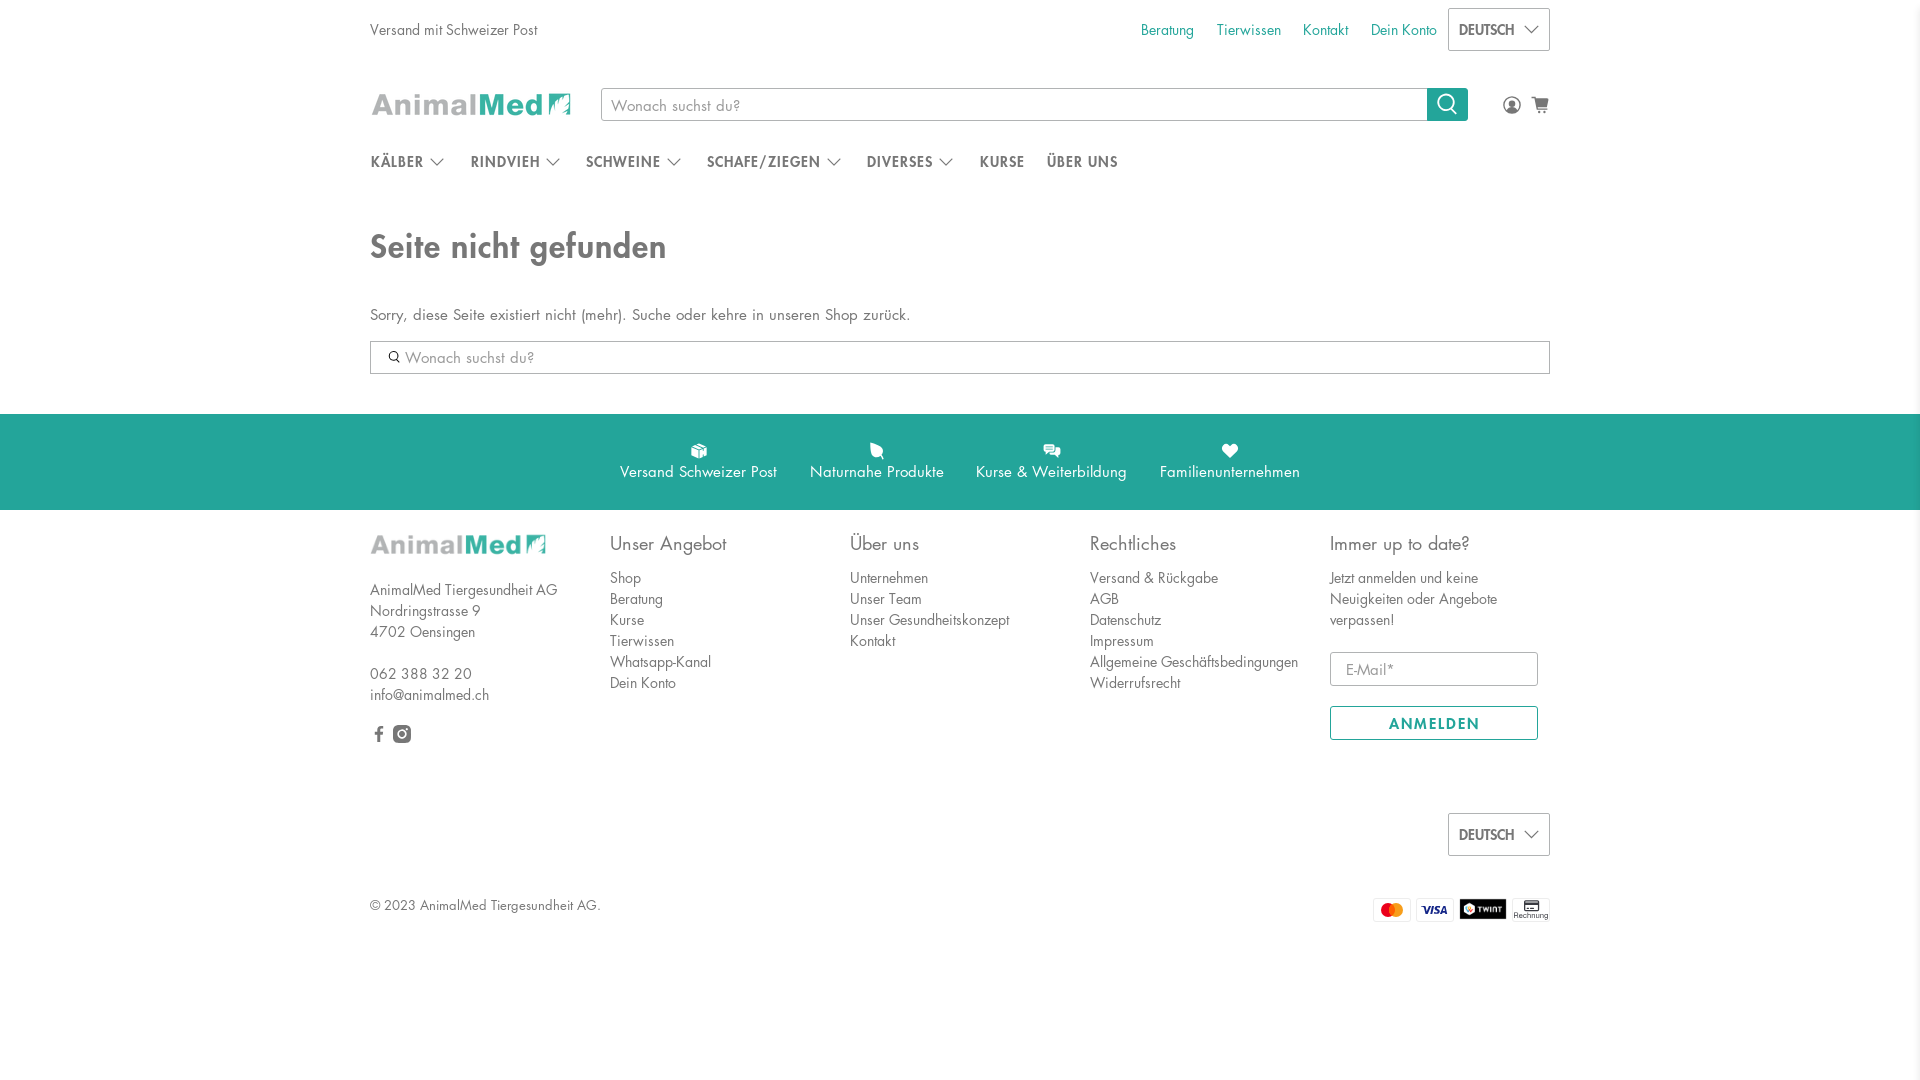 This screenshot has width=1920, height=1080. I want to click on 'AnimalMed Tiergesundheit AG on Facebook', so click(369, 736).